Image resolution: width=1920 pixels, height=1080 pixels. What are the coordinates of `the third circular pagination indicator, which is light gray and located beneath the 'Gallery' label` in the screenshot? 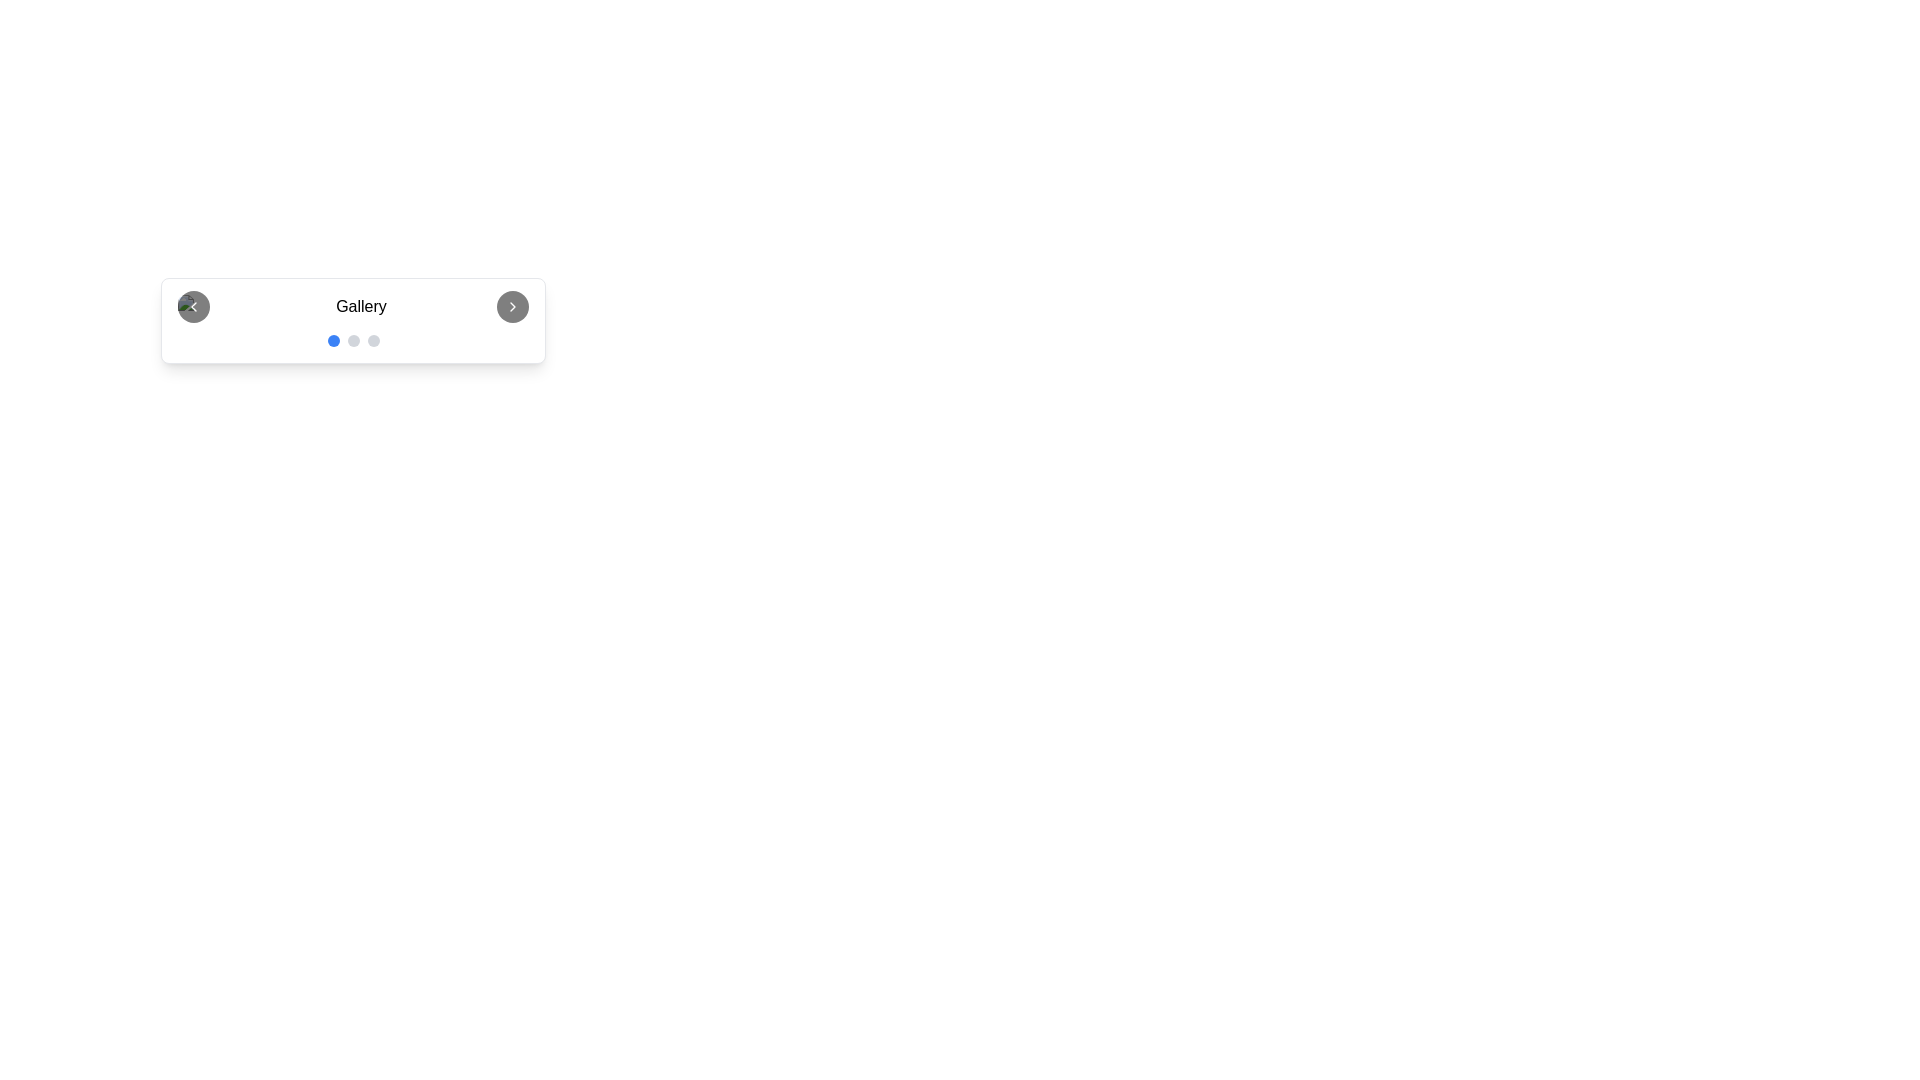 It's located at (373, 339).